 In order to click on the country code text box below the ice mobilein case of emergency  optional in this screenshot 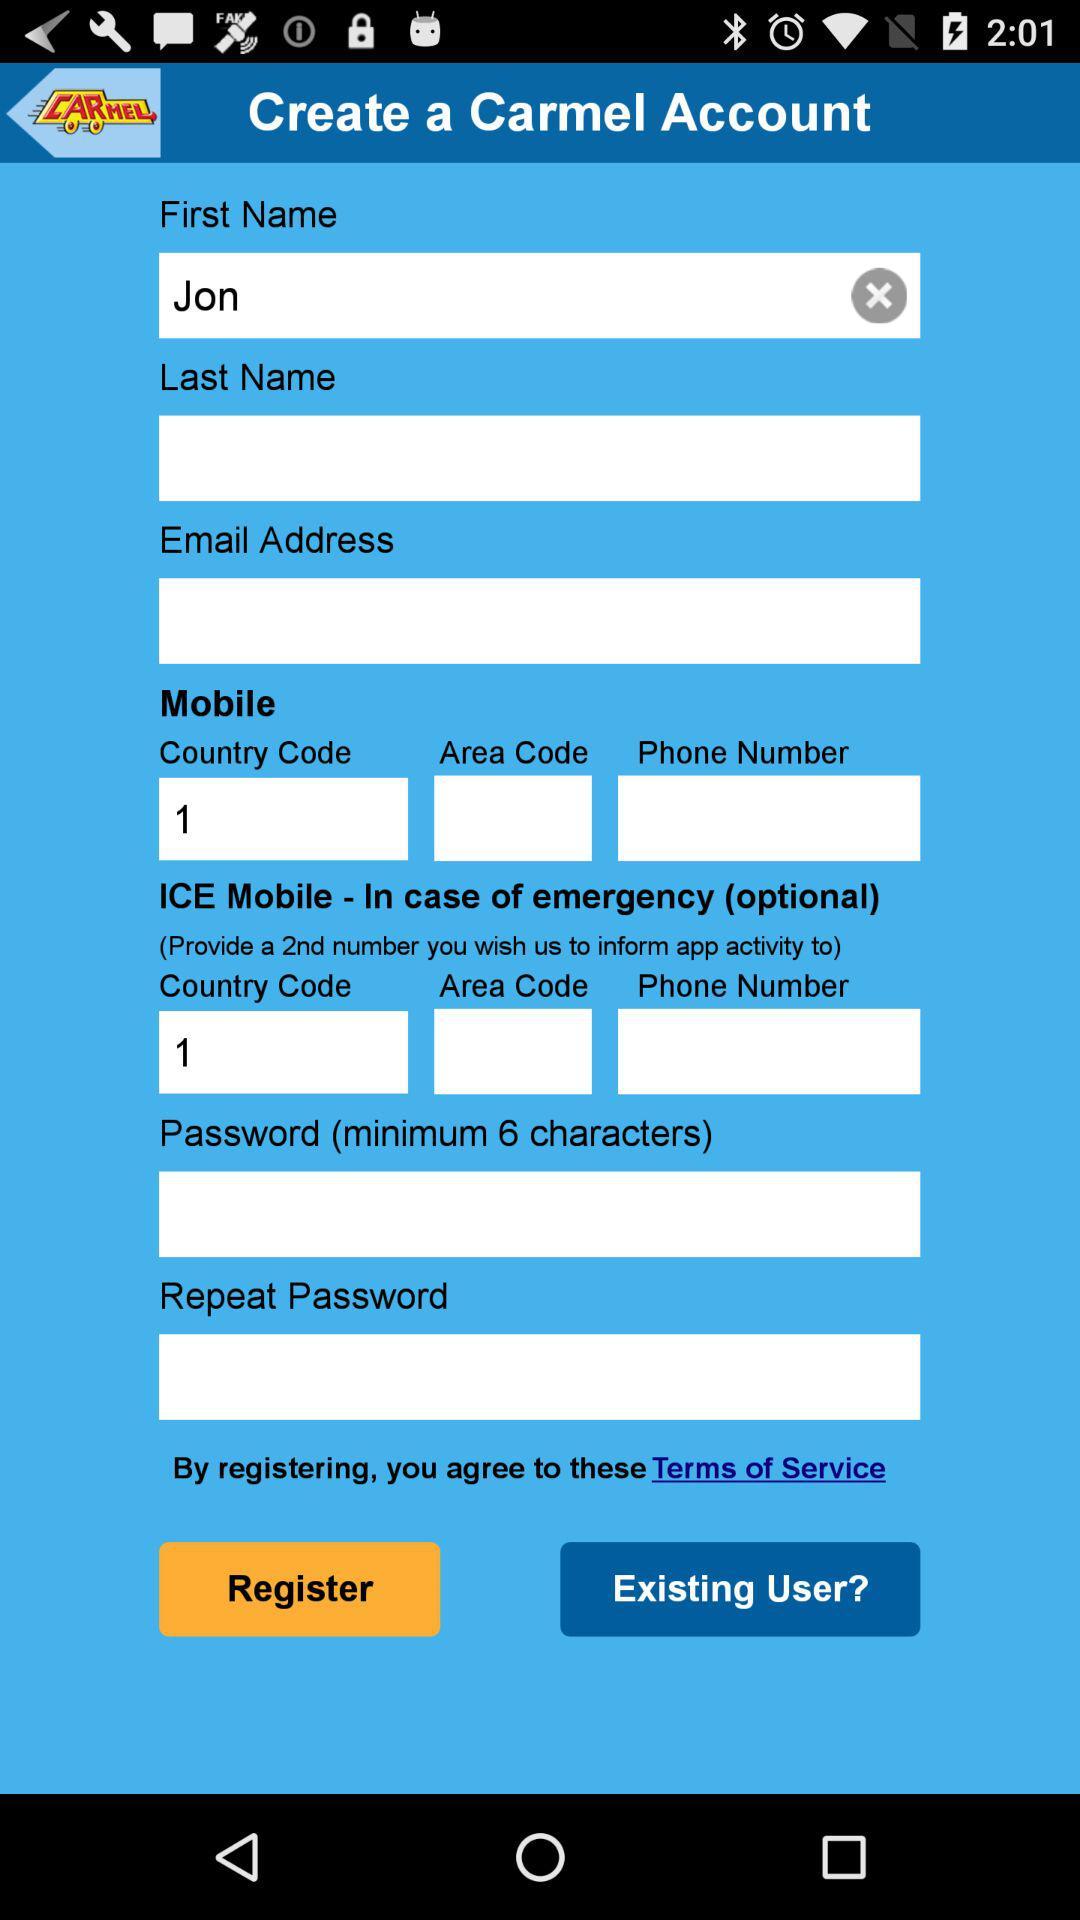, I will do `click(283, 1051)`.